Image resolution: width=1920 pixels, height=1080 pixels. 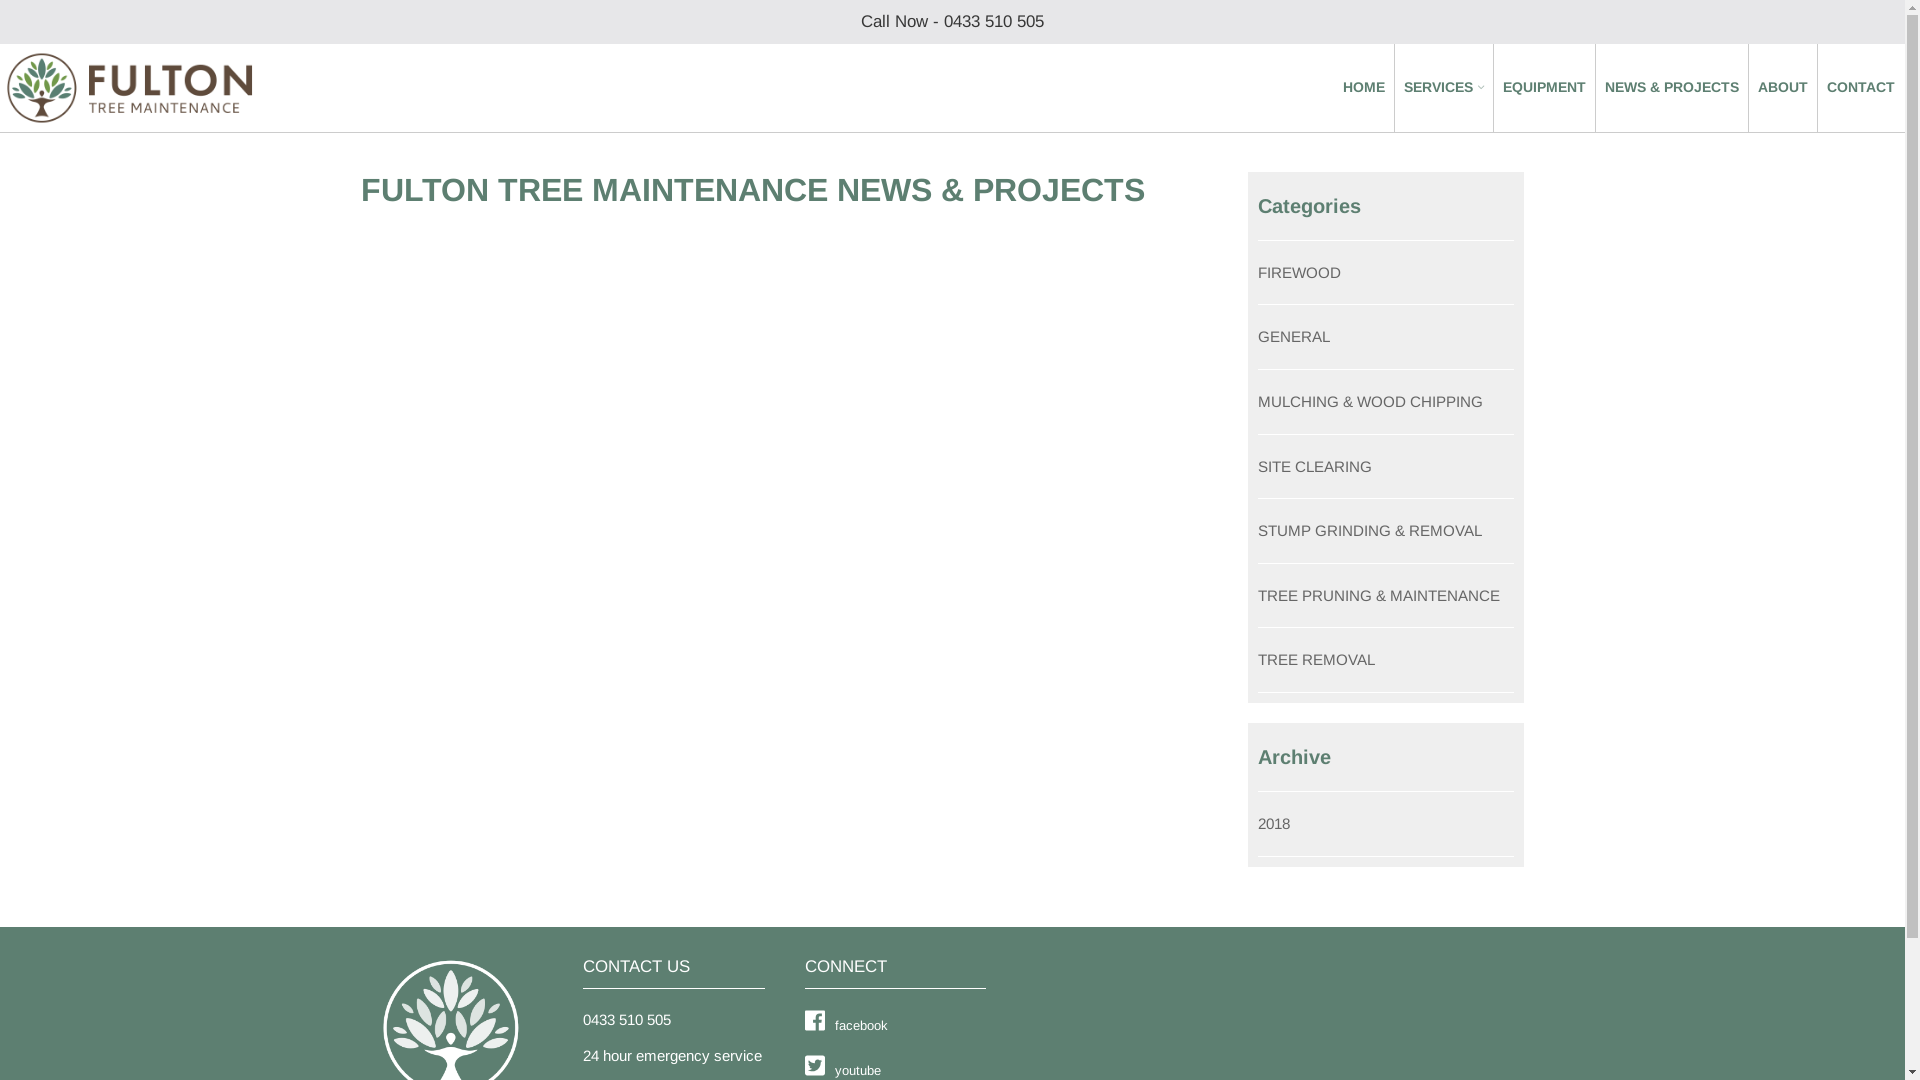 What do you see at coordinates (1272, 823) in the screenshot?
I see `'2018'` at bounding box center [1272, 823].